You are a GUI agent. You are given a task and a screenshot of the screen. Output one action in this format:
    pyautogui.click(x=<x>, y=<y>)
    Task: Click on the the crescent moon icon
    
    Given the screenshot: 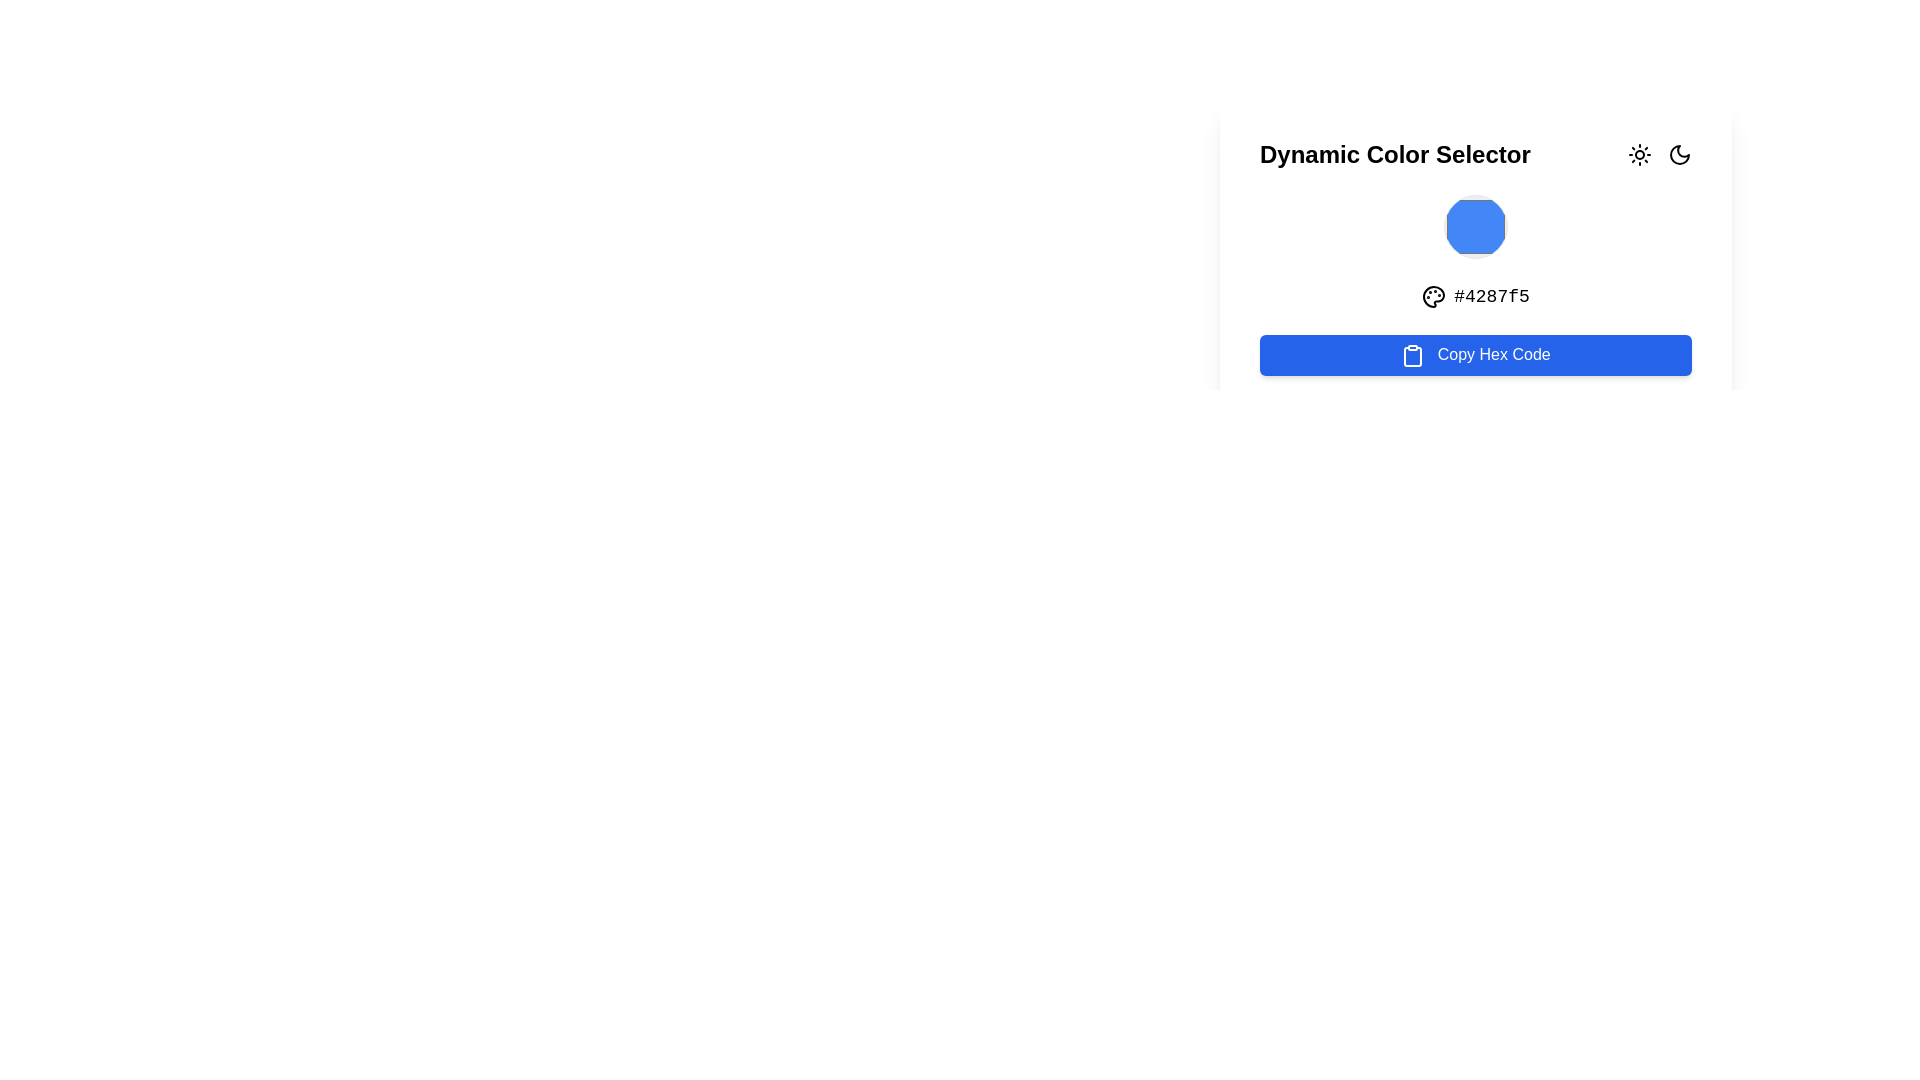 What is the action you would take?
    pyautogui.click(x=1680, y=153)
    